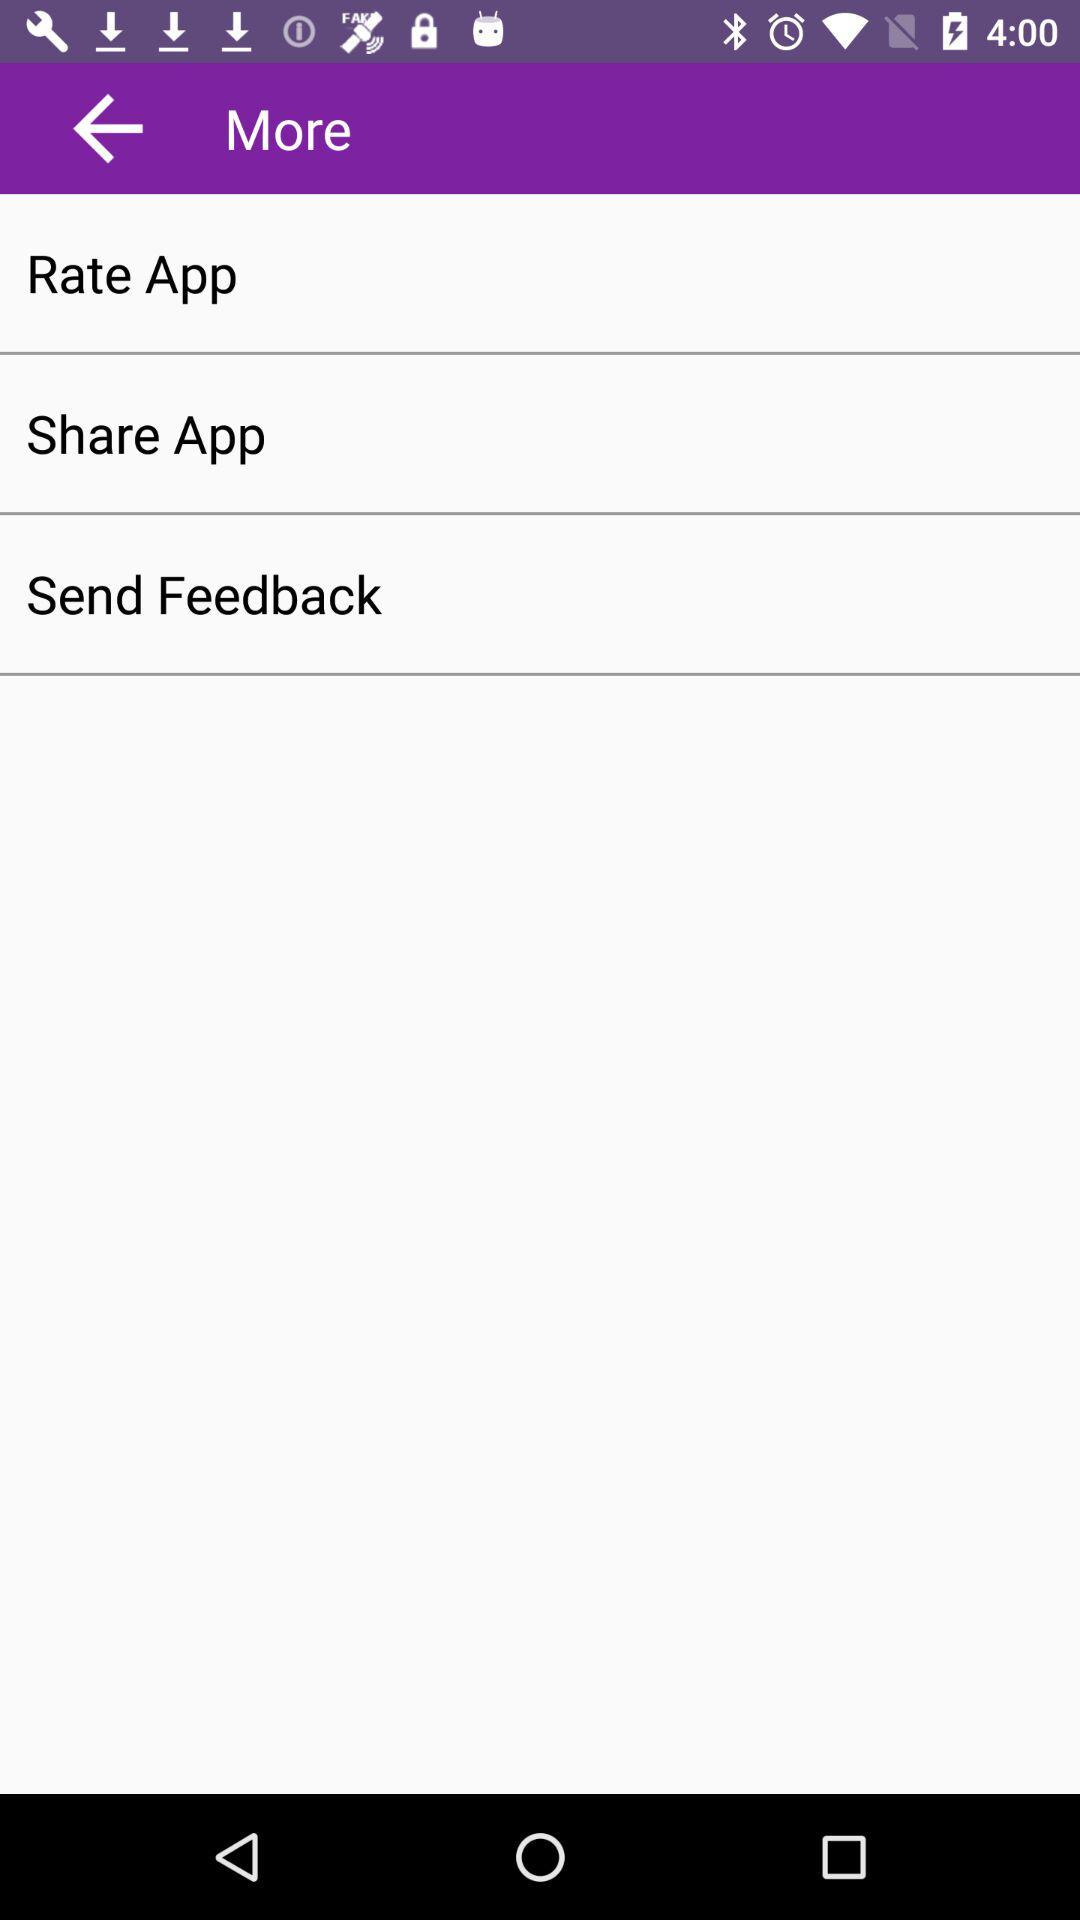 The height and width of the screenshot is (1920, 1080). I want to click on the icon next to more, so click(108, 127).